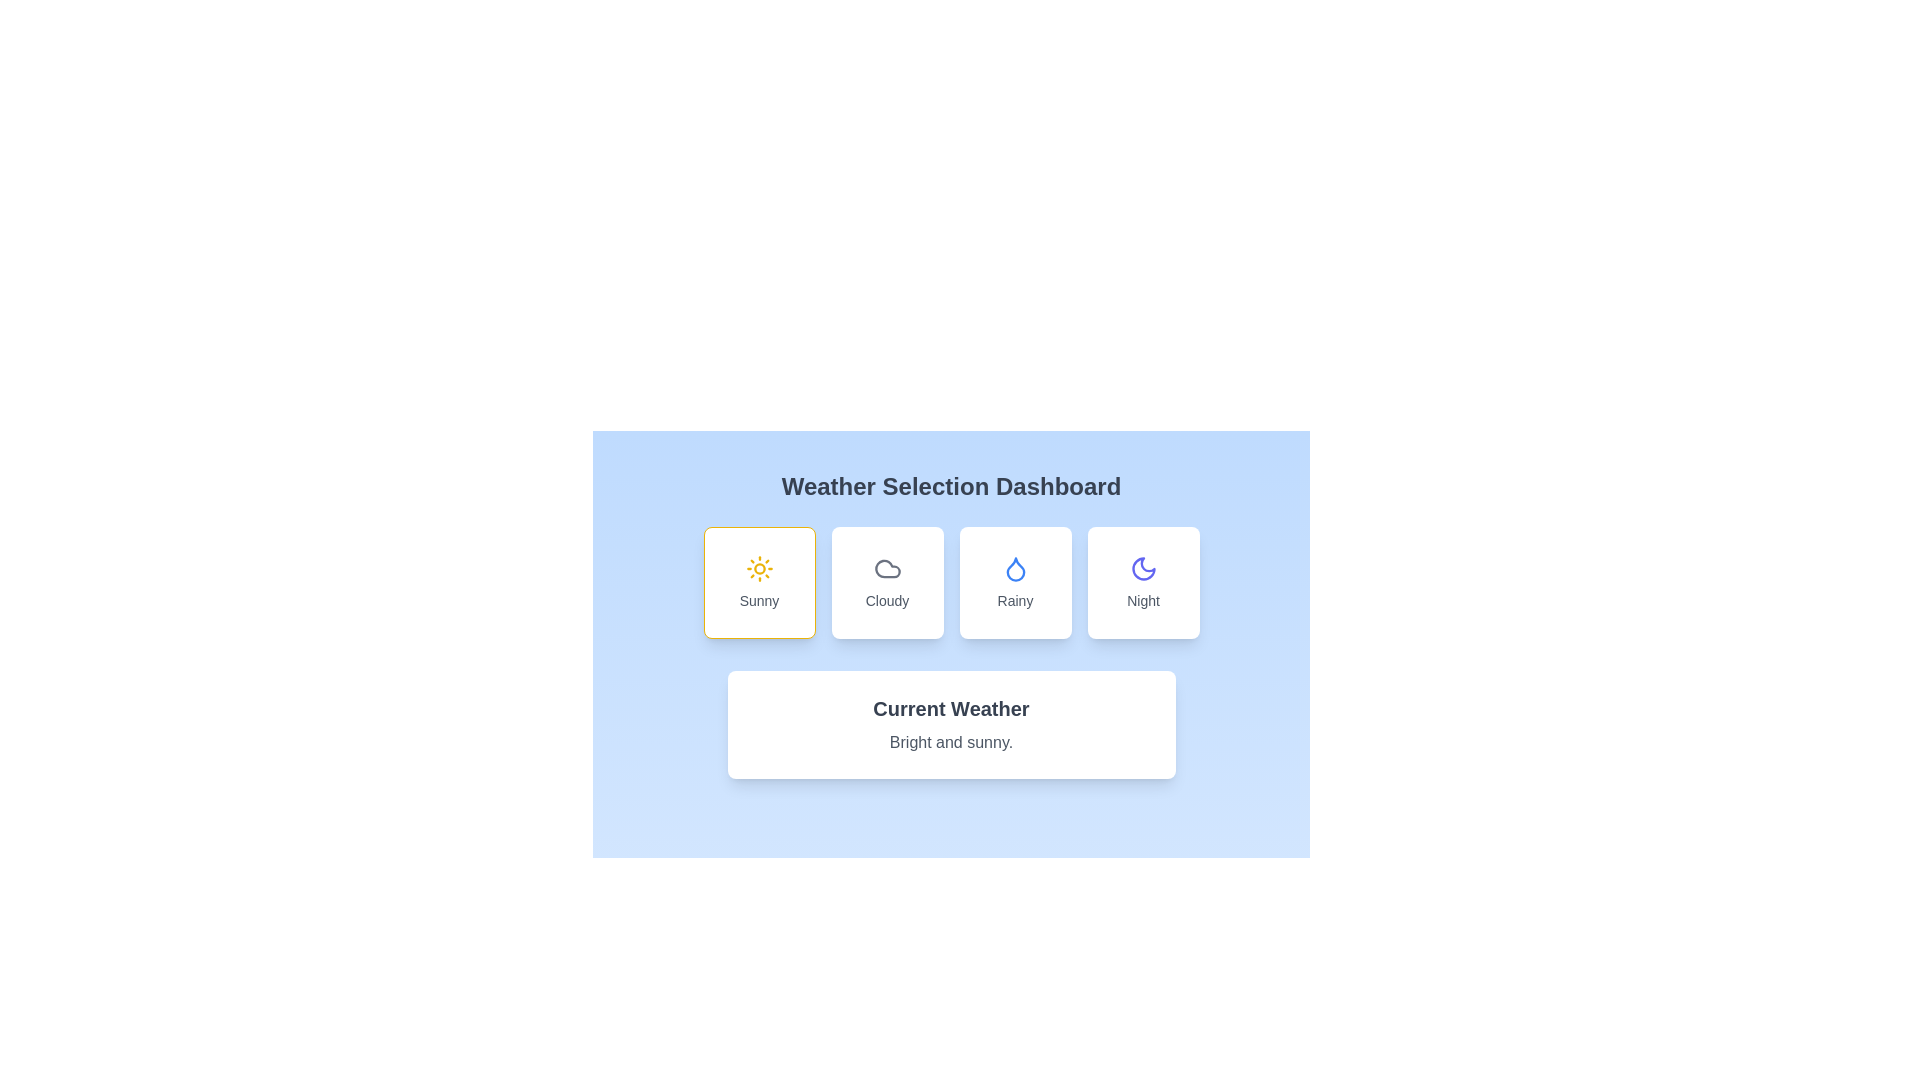  What do you see at coordinates (1015, 569) in the screenshot?
I see `the blue drop-like icon representing the 'Rainy' option in the Weather Selection Dashboard` at bounding box center [1015, 569].